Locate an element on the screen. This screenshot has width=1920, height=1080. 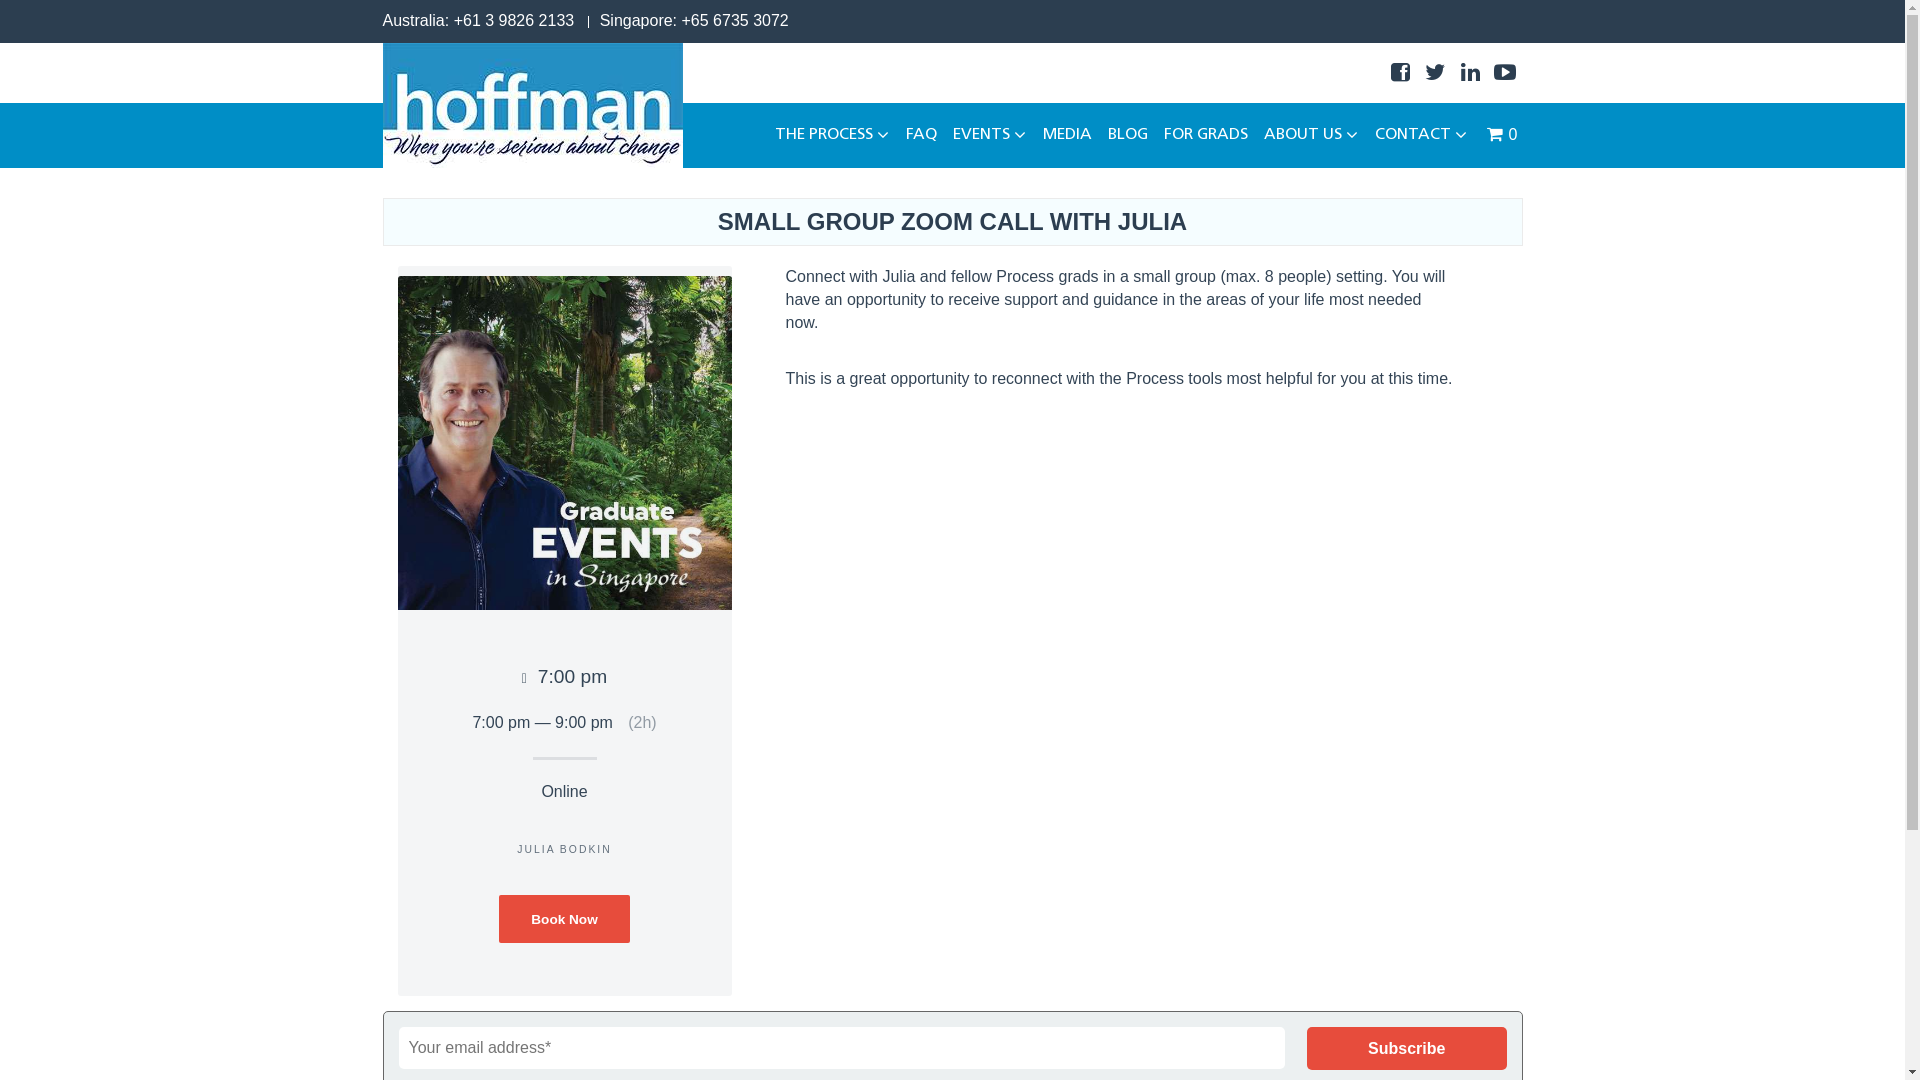
'BLOG' is located at coordinates (1128, 135).